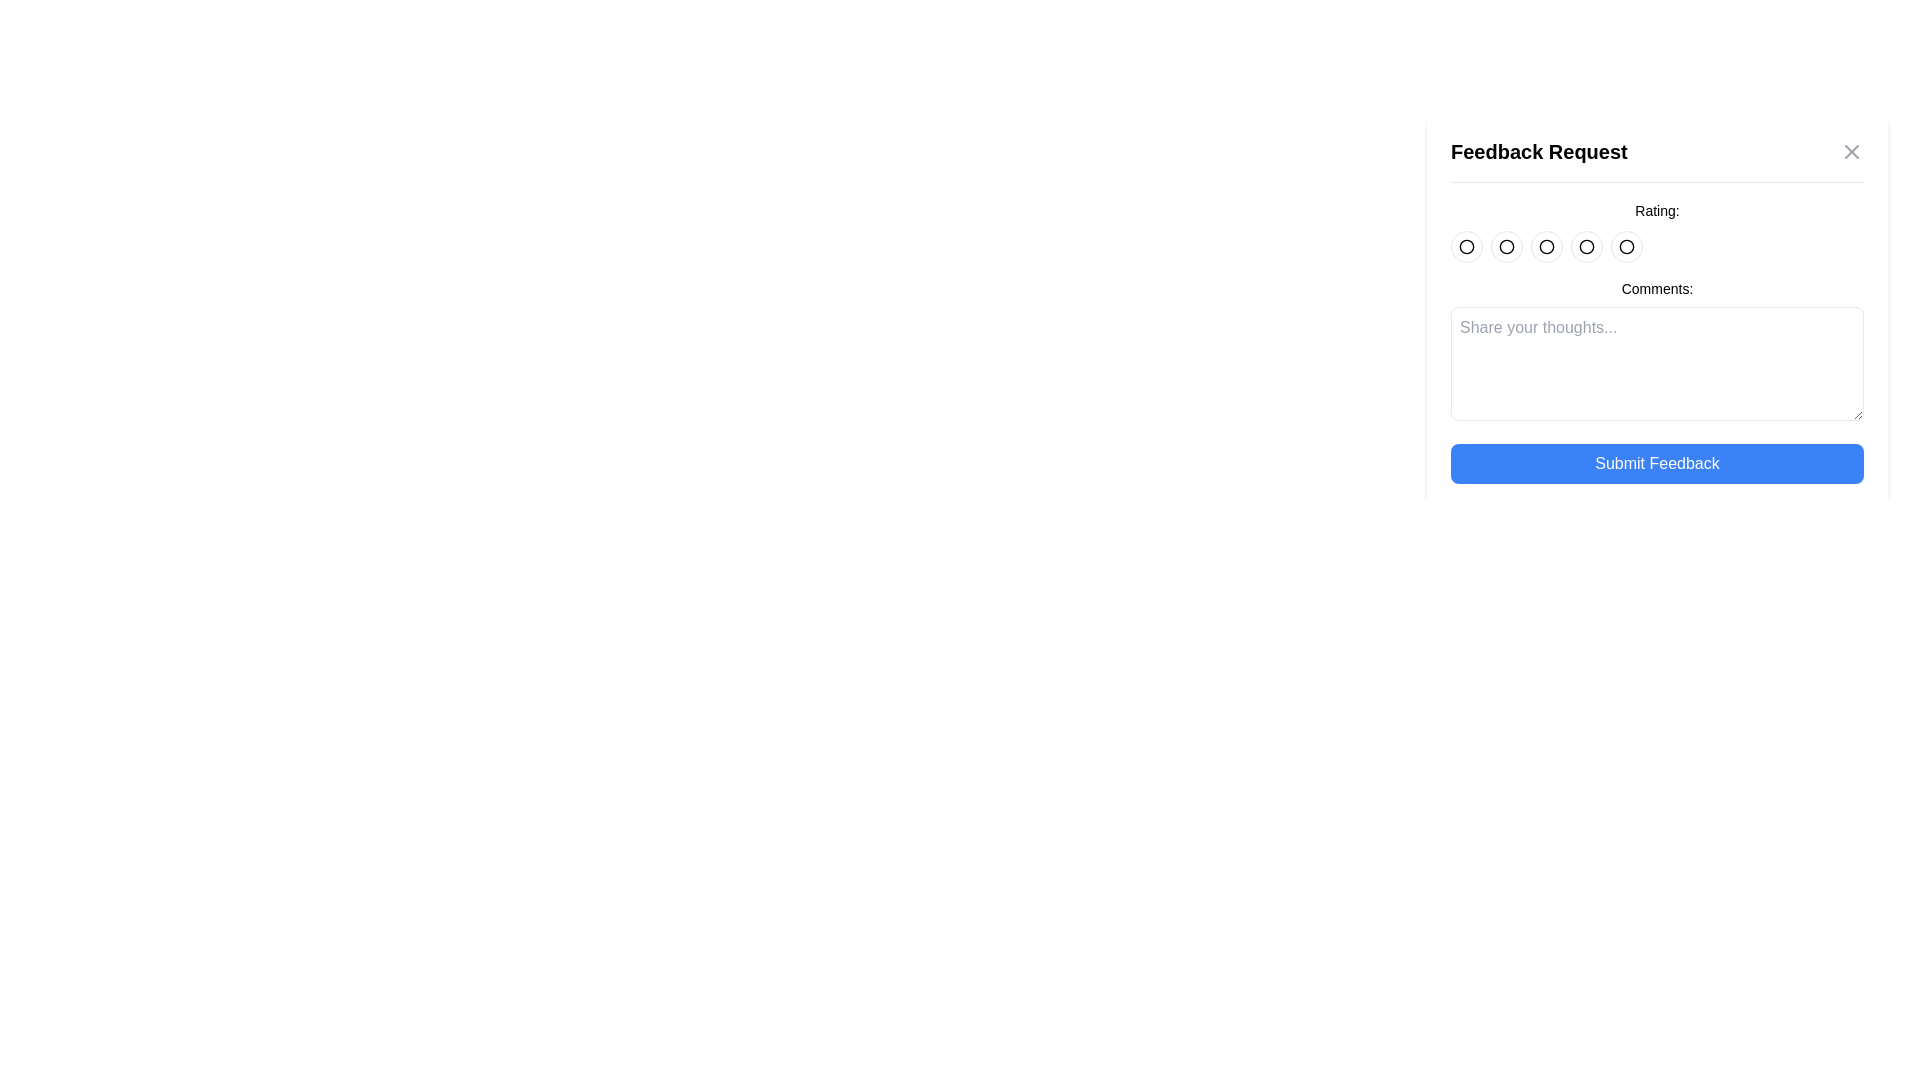 The width and height of the screenshot is (1920, 1080). I want to click on the dismiss icon in the top-right corner of the feedback request form, so click(1851, 150).